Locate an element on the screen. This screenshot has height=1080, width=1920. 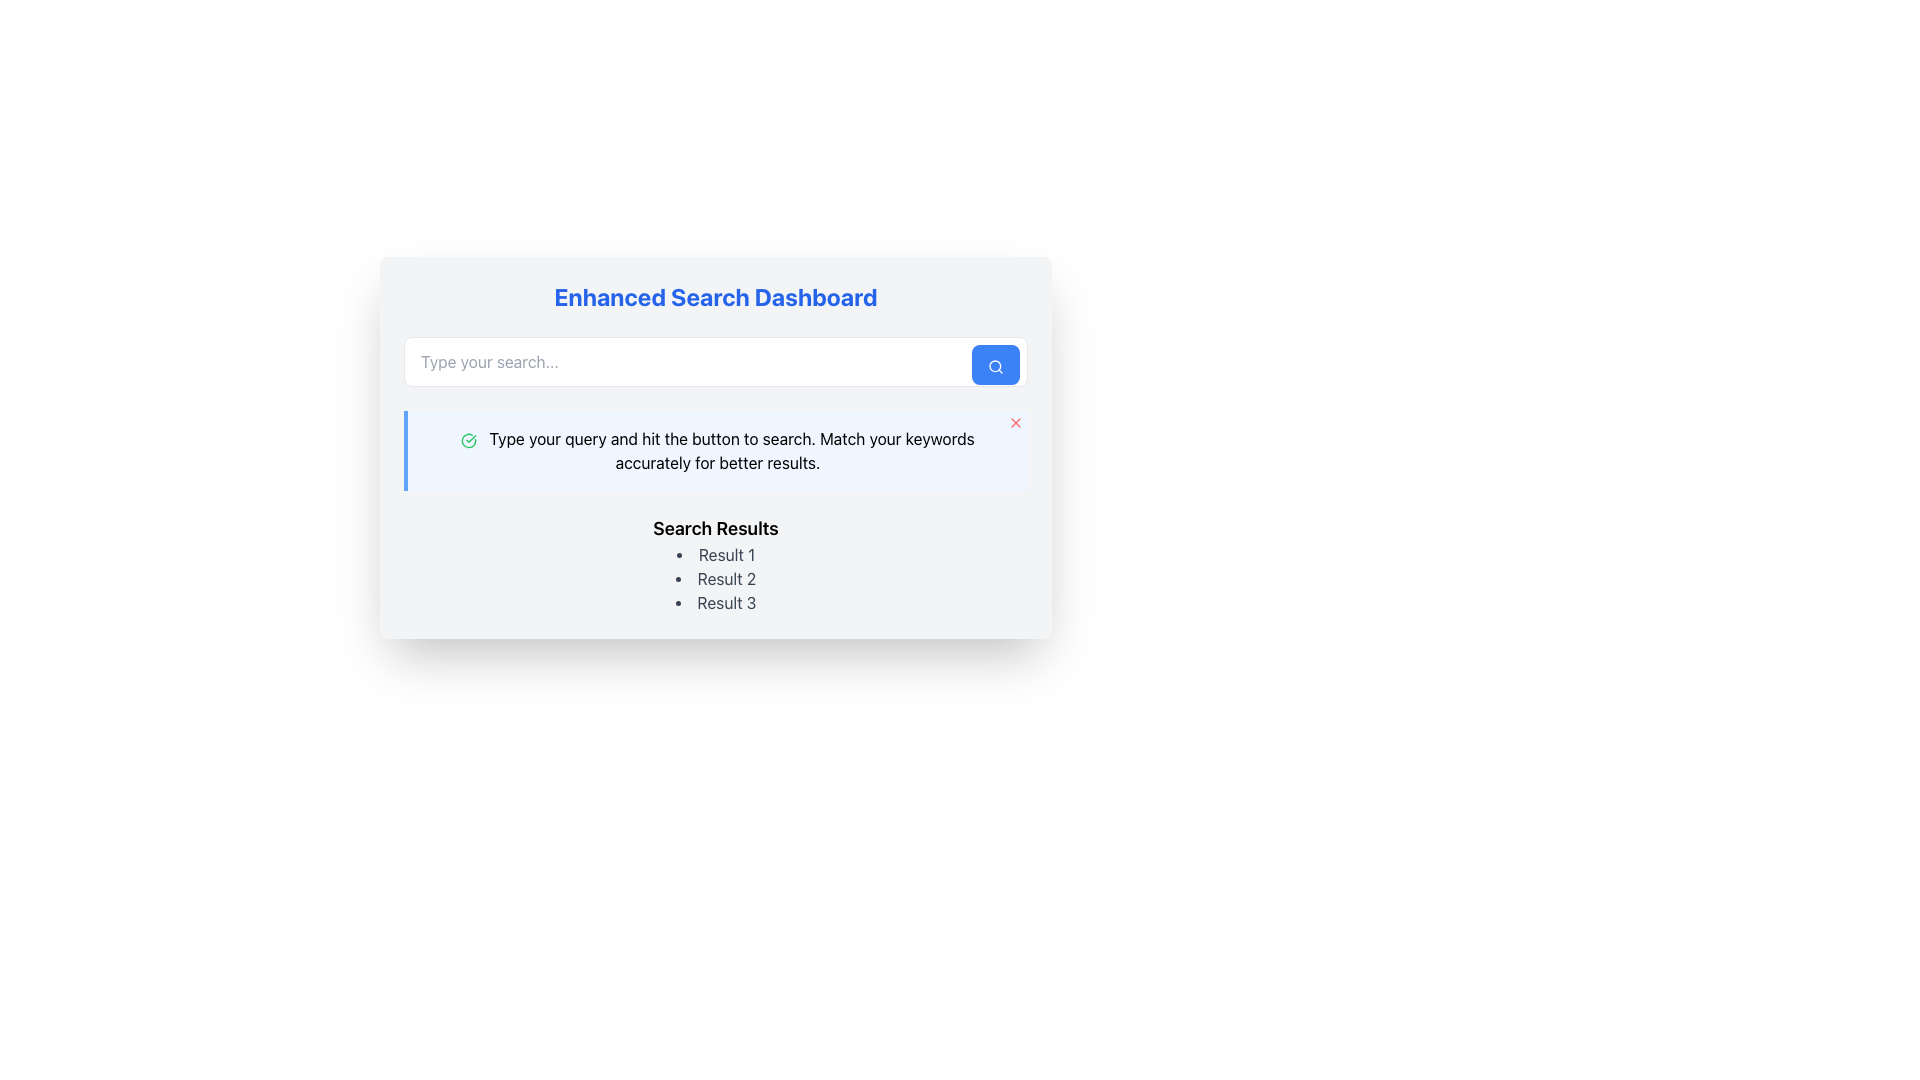
the header text label indicating search results, which is located at the top of the results section, preceding the list of results is located at coordinates (715, 527).